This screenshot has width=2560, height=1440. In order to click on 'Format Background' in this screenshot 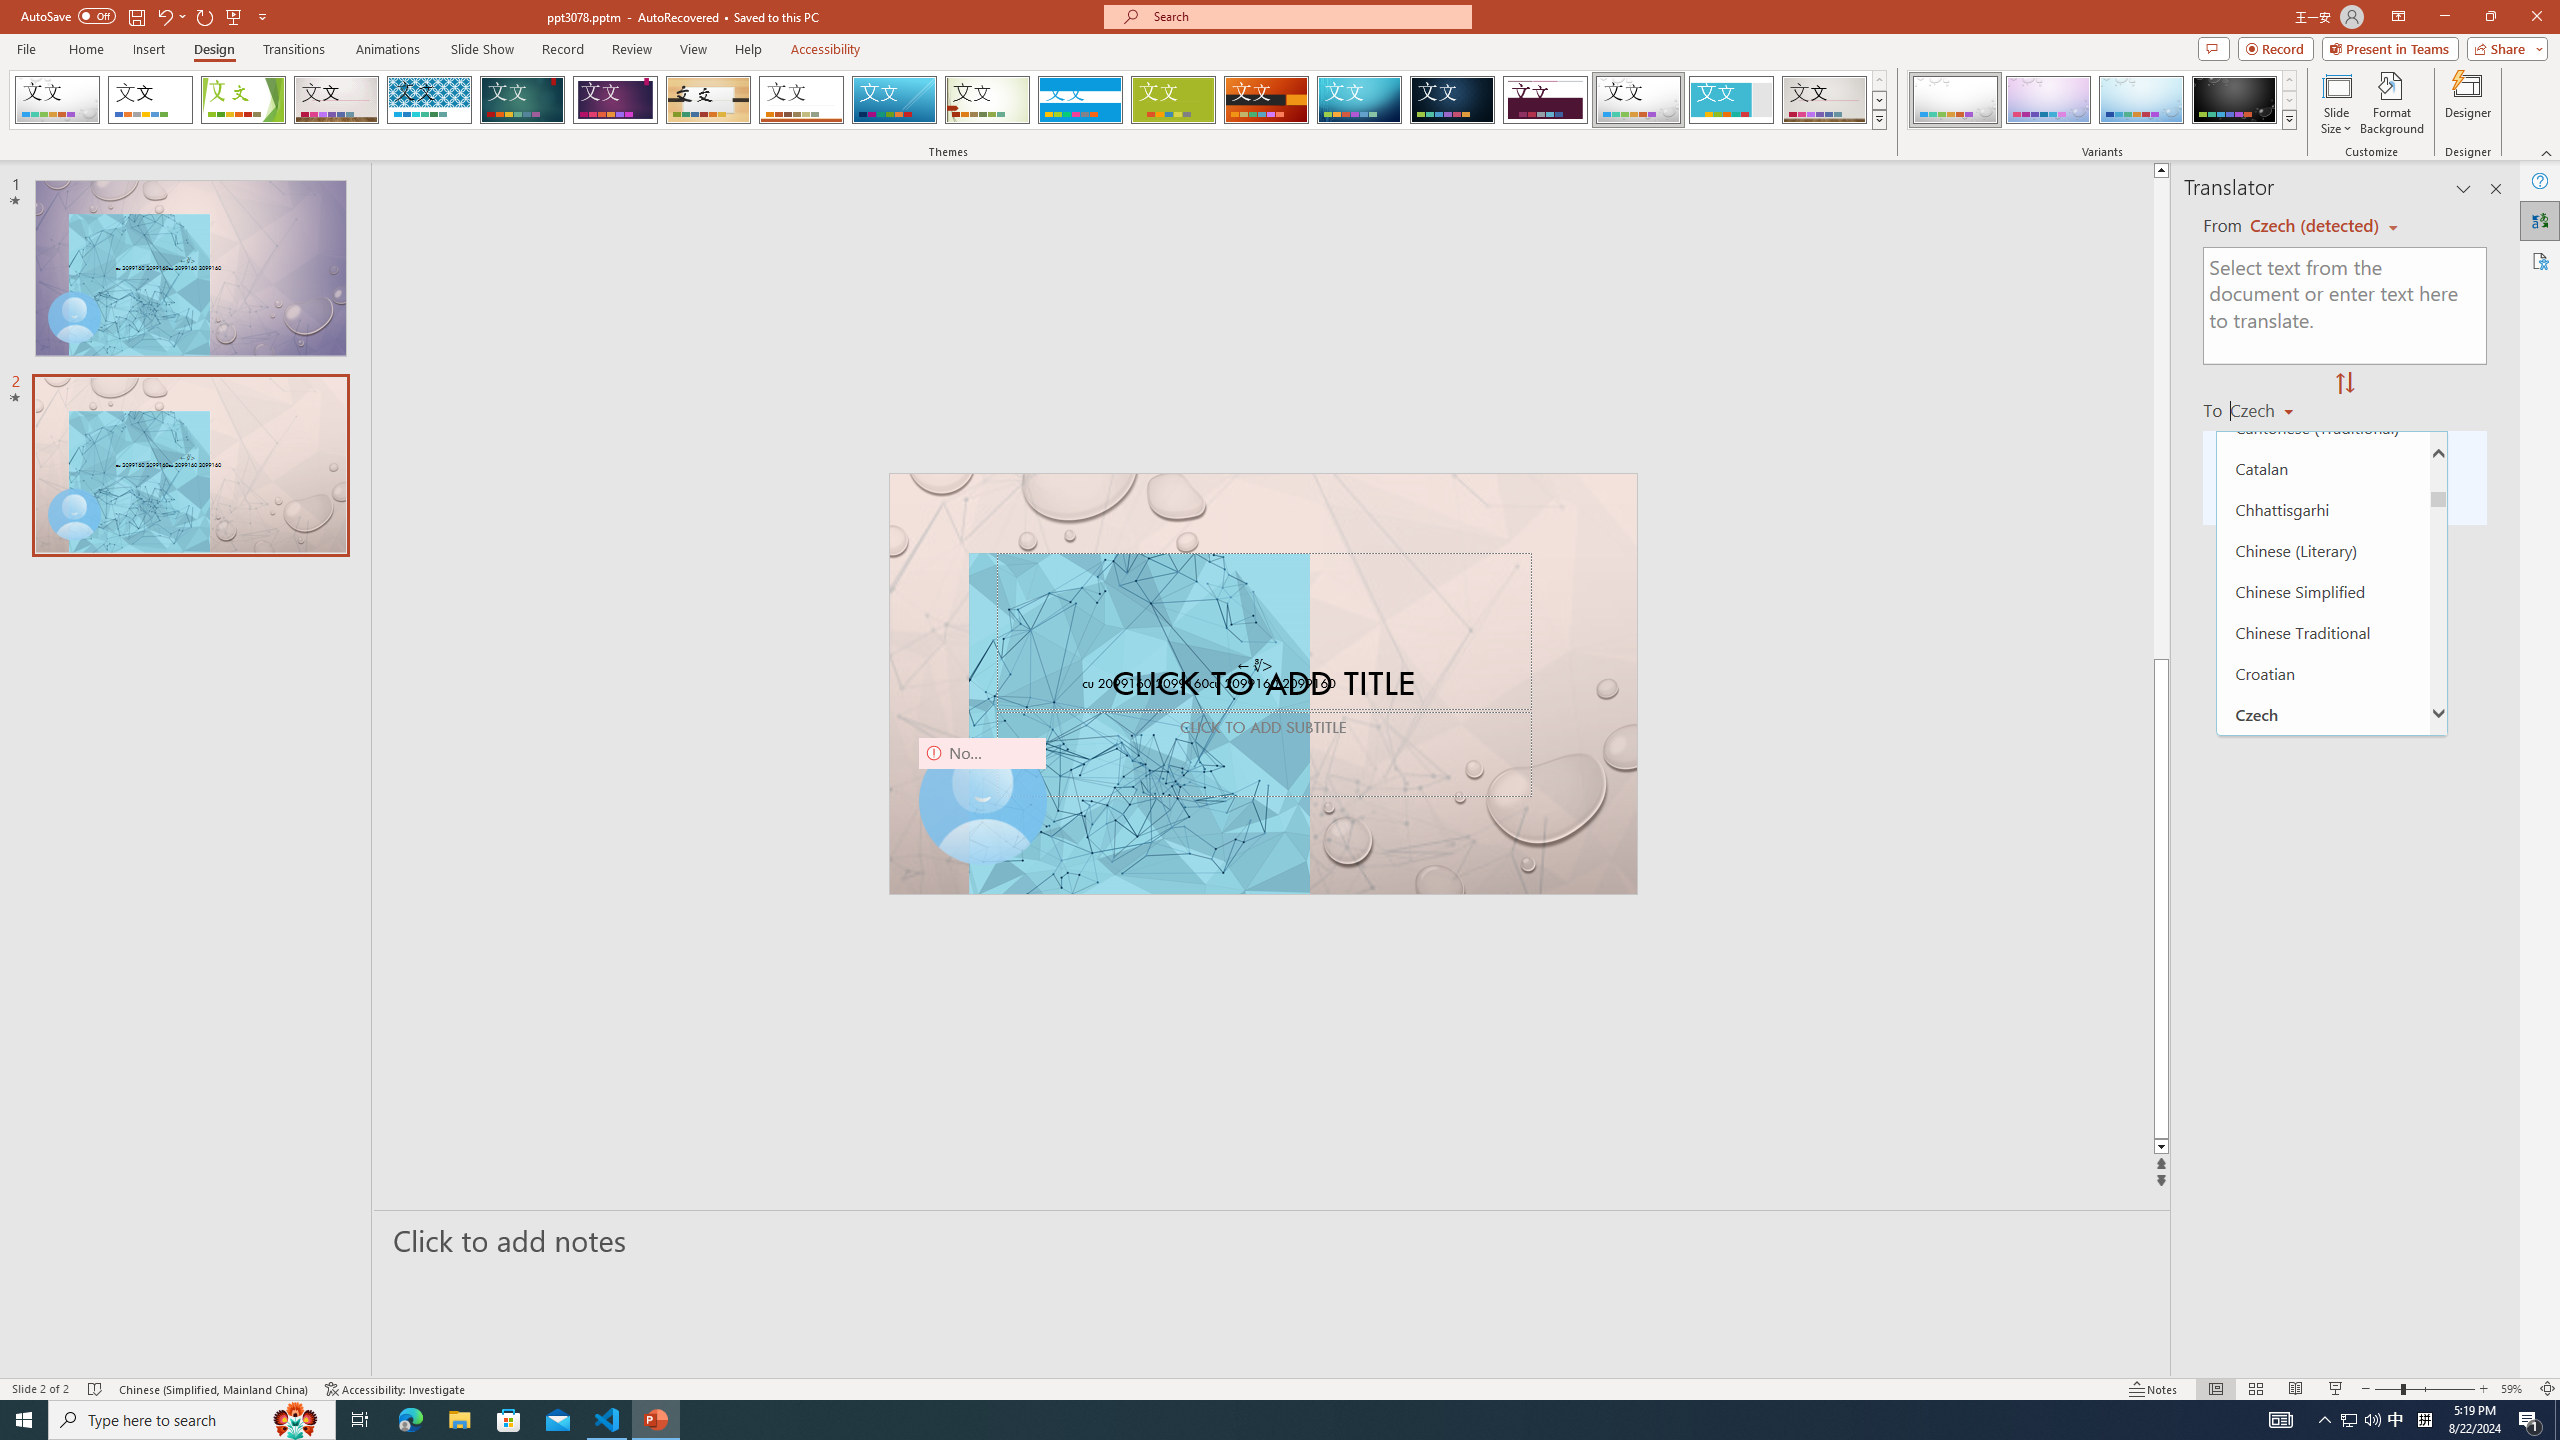, I will do `click(2392, 103)`.